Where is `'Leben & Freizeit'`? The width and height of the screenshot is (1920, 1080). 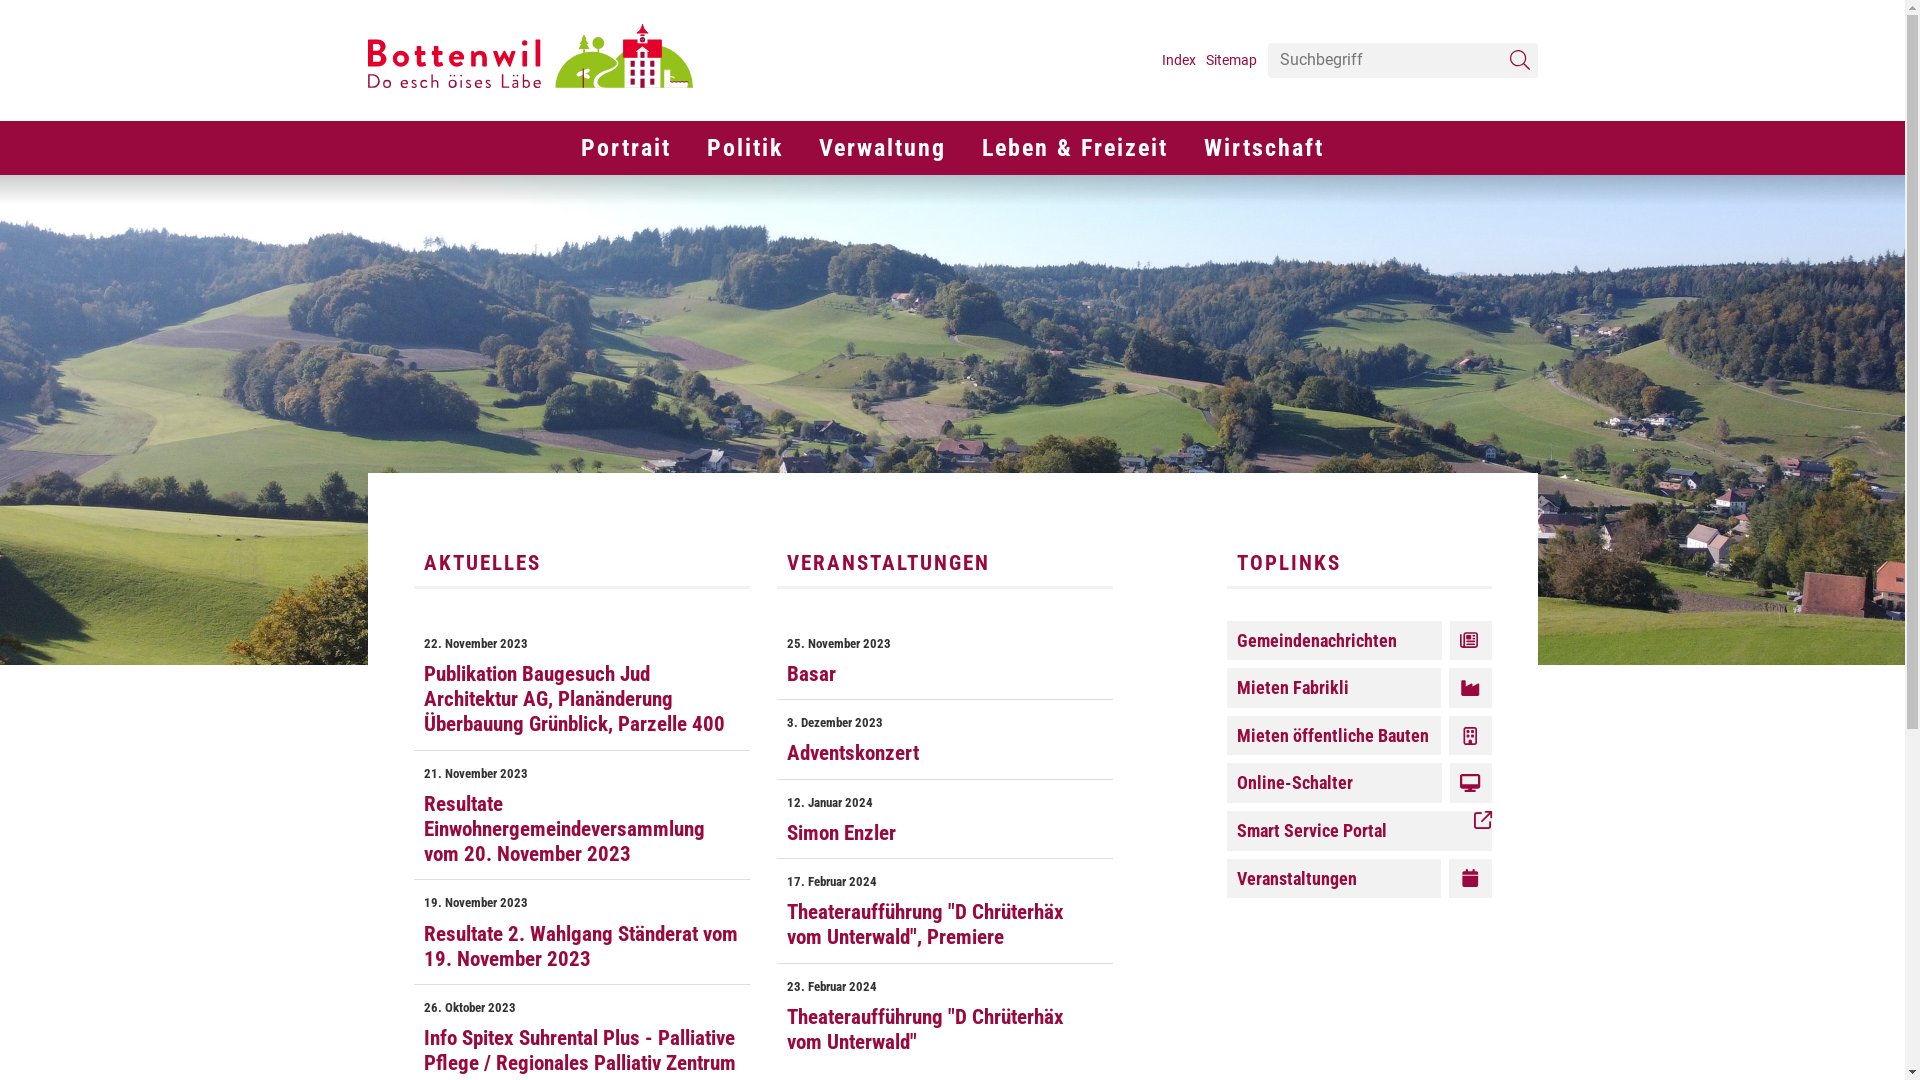
'Leben & Freizeit' is located at coordinates (1074, 146).